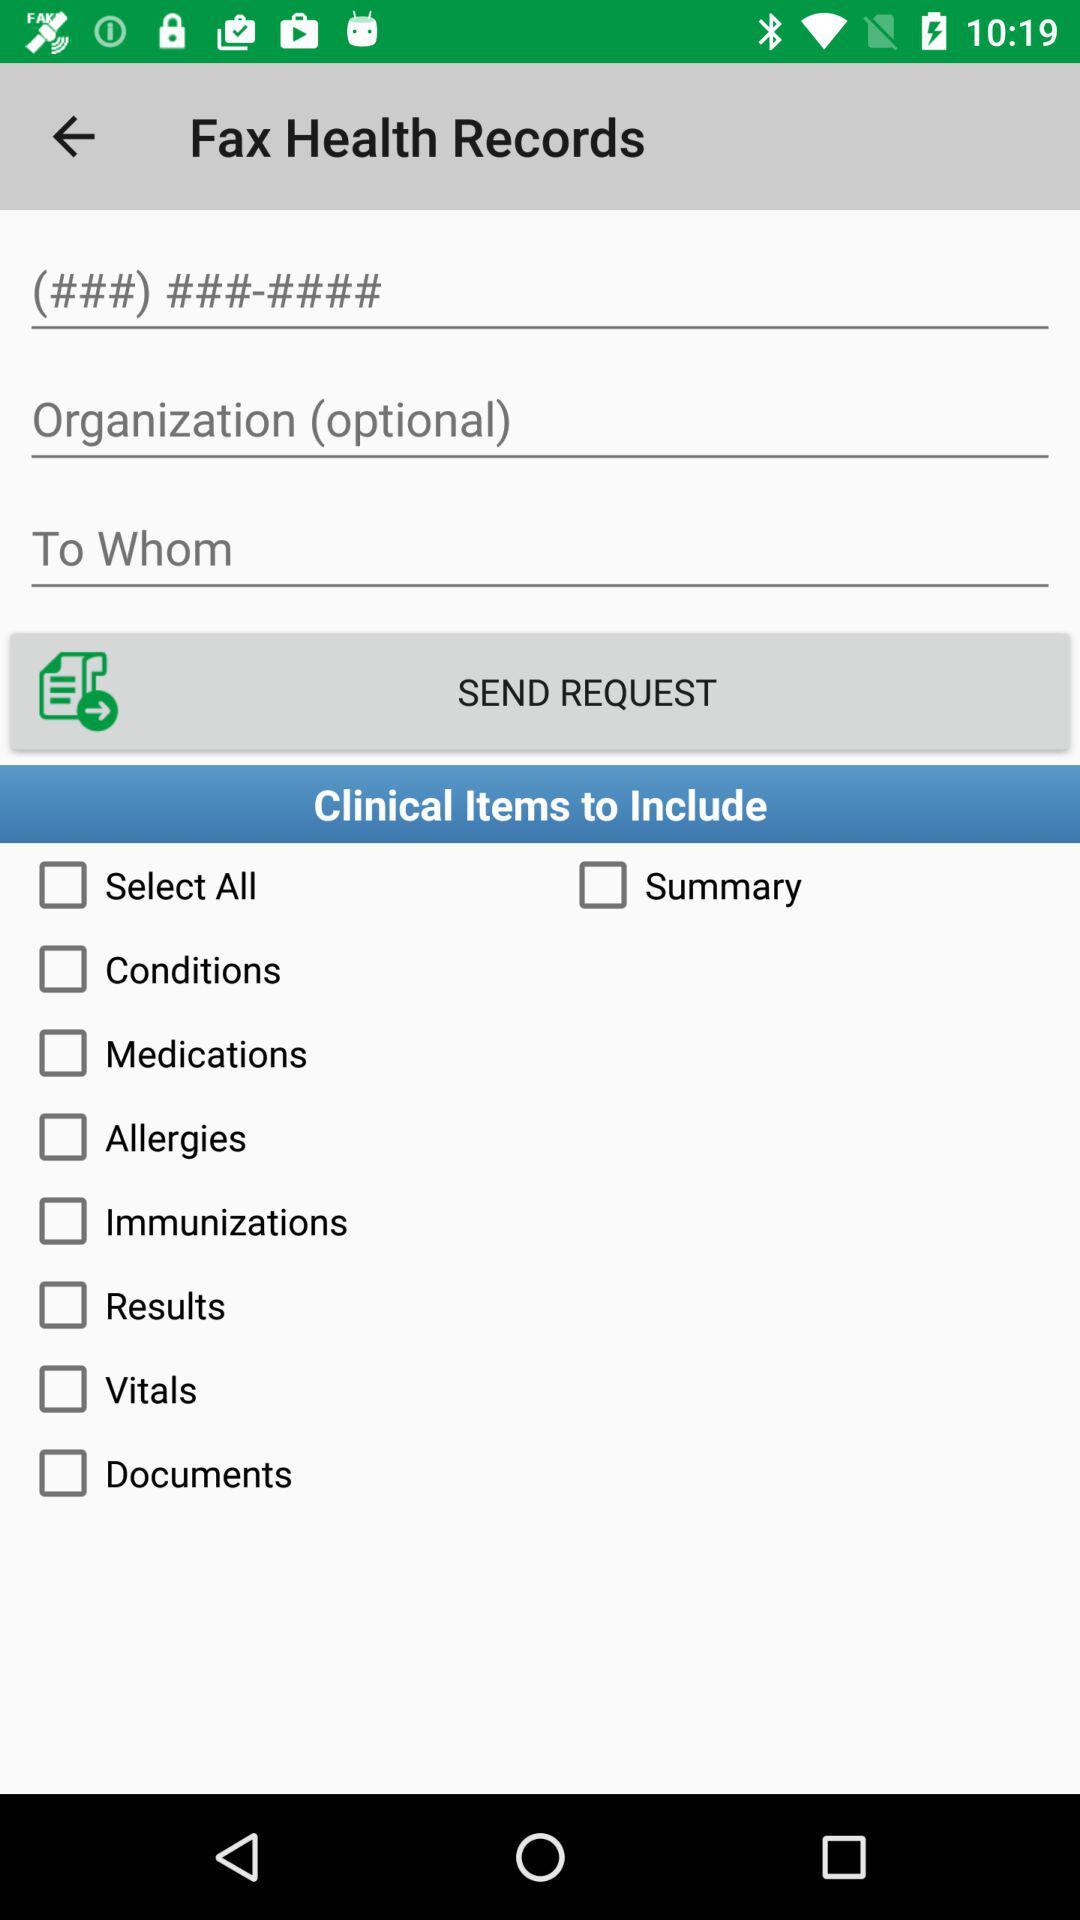 Image resolution: width=1080 pixels, height=1920 pixels. I want to click on the immunizations icon, so click(540, 1219).